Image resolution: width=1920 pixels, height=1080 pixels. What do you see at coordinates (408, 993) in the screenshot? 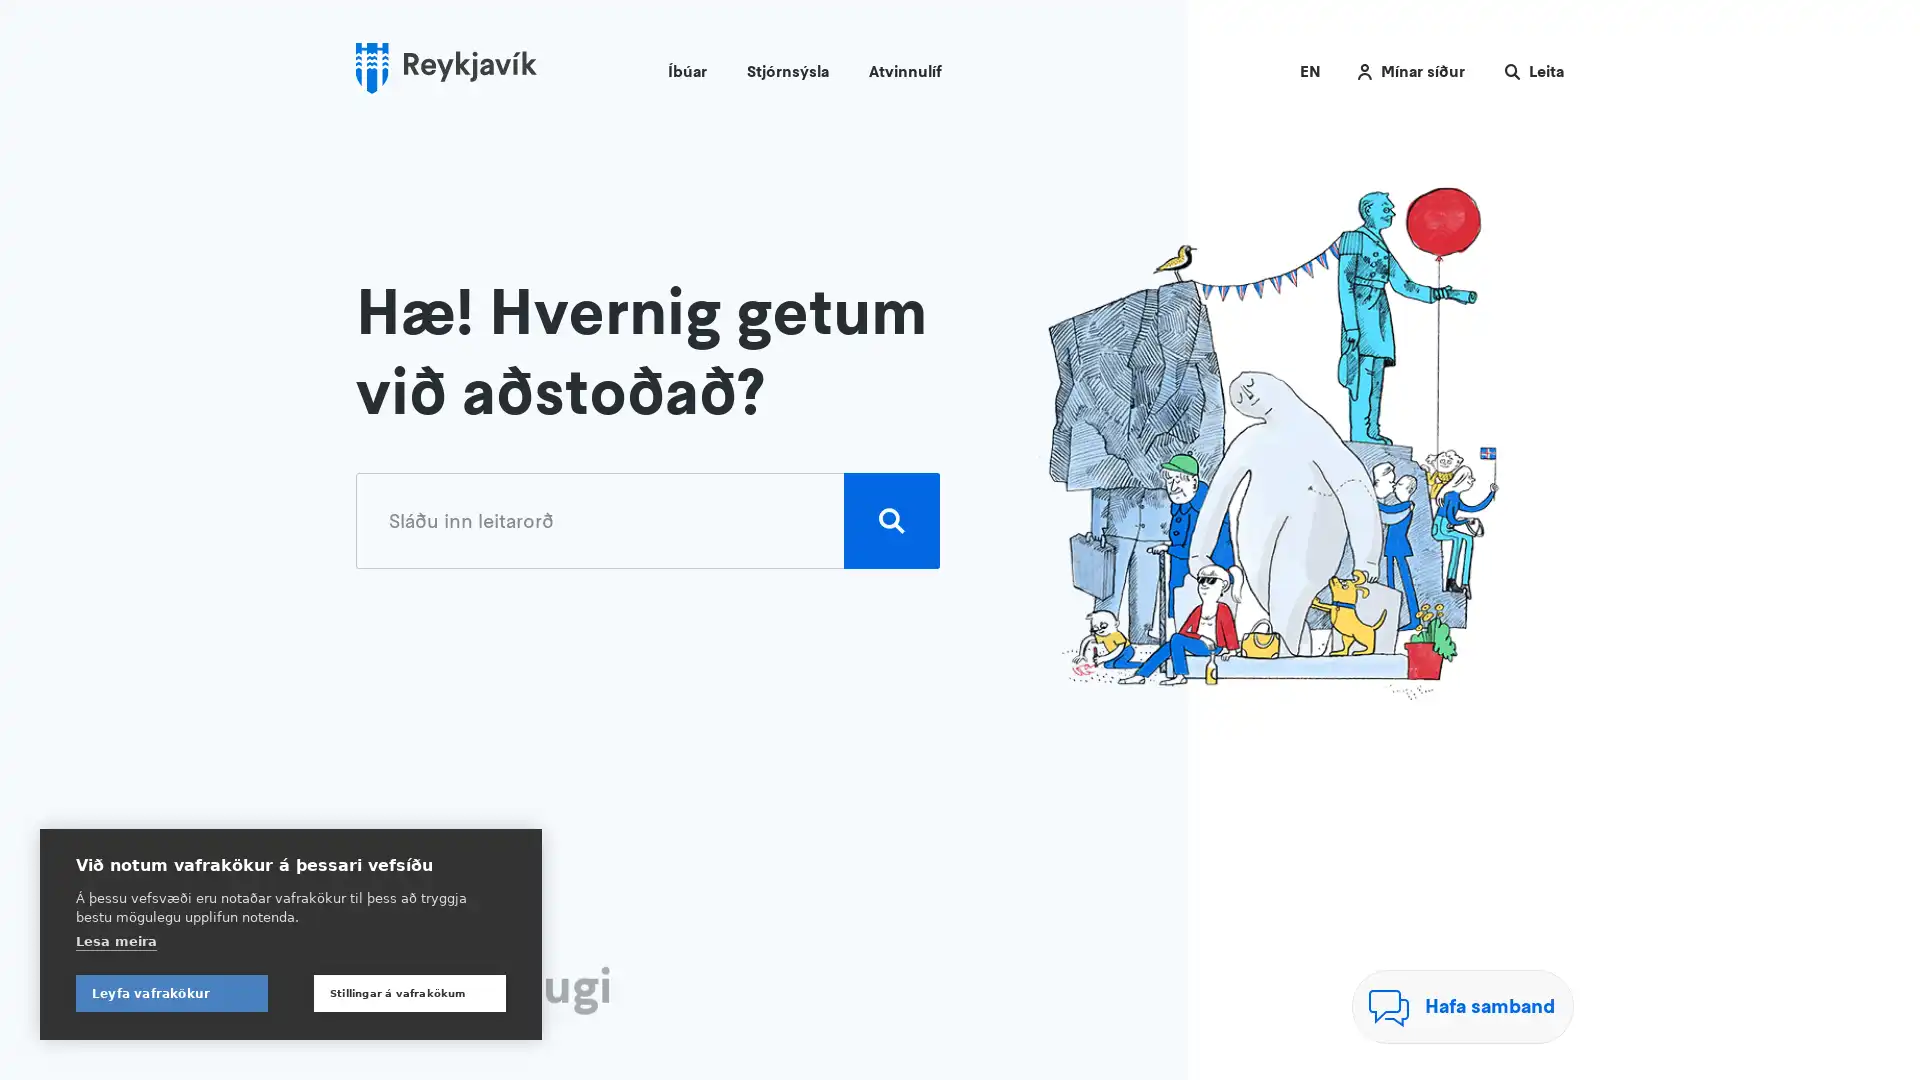
I see `Stillingar a vafrakokum` at bounding box center [408, 993].